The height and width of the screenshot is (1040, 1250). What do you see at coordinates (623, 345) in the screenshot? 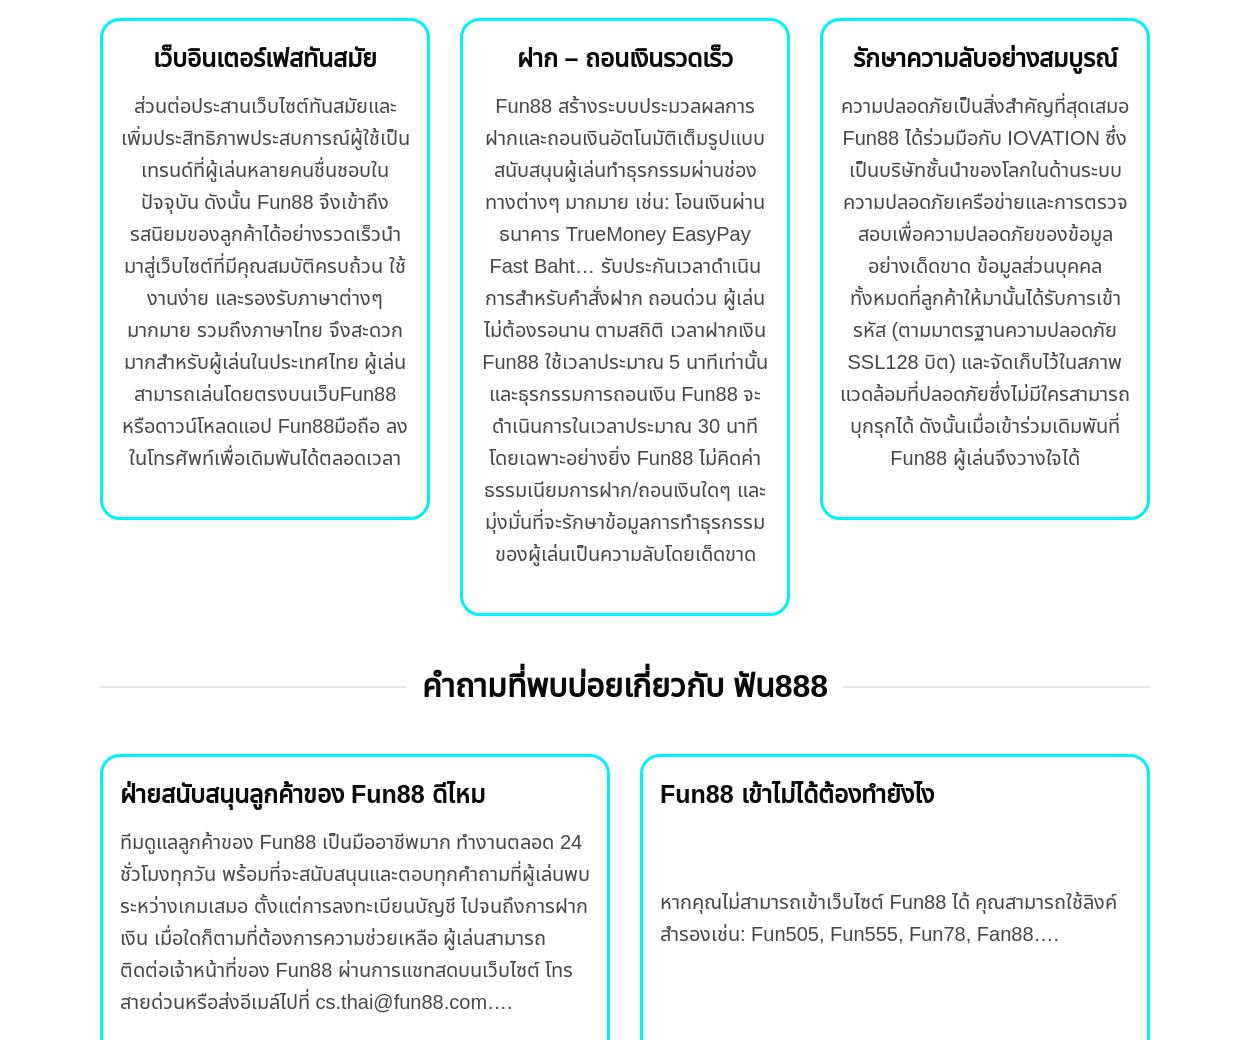
I see `'ฝากเงิน Fun88'` at bounding box center [623, 345].